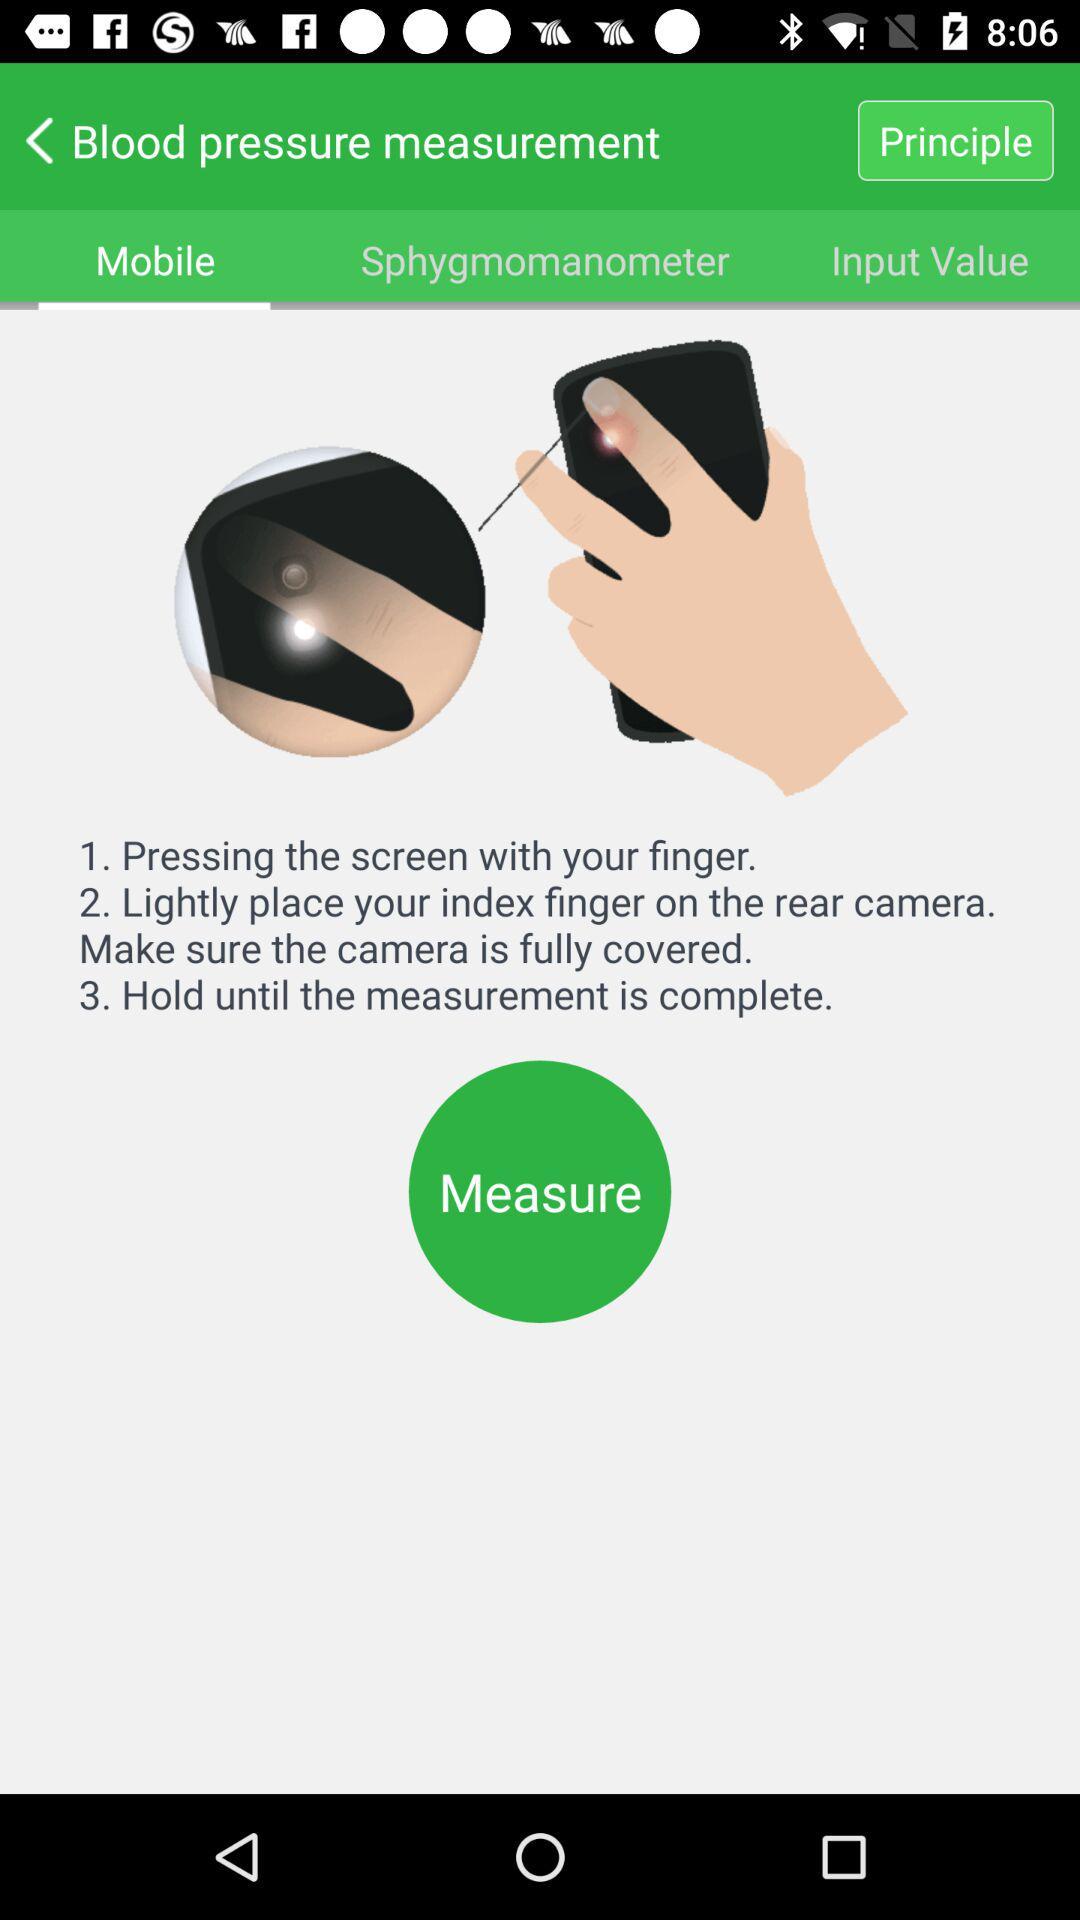 The width and height of the screenshot is (1080, 1920). What do you see at coordinates (545, 258) in the screenshot?
I see `the item next to input value icon` at bounding box center [545, 258].